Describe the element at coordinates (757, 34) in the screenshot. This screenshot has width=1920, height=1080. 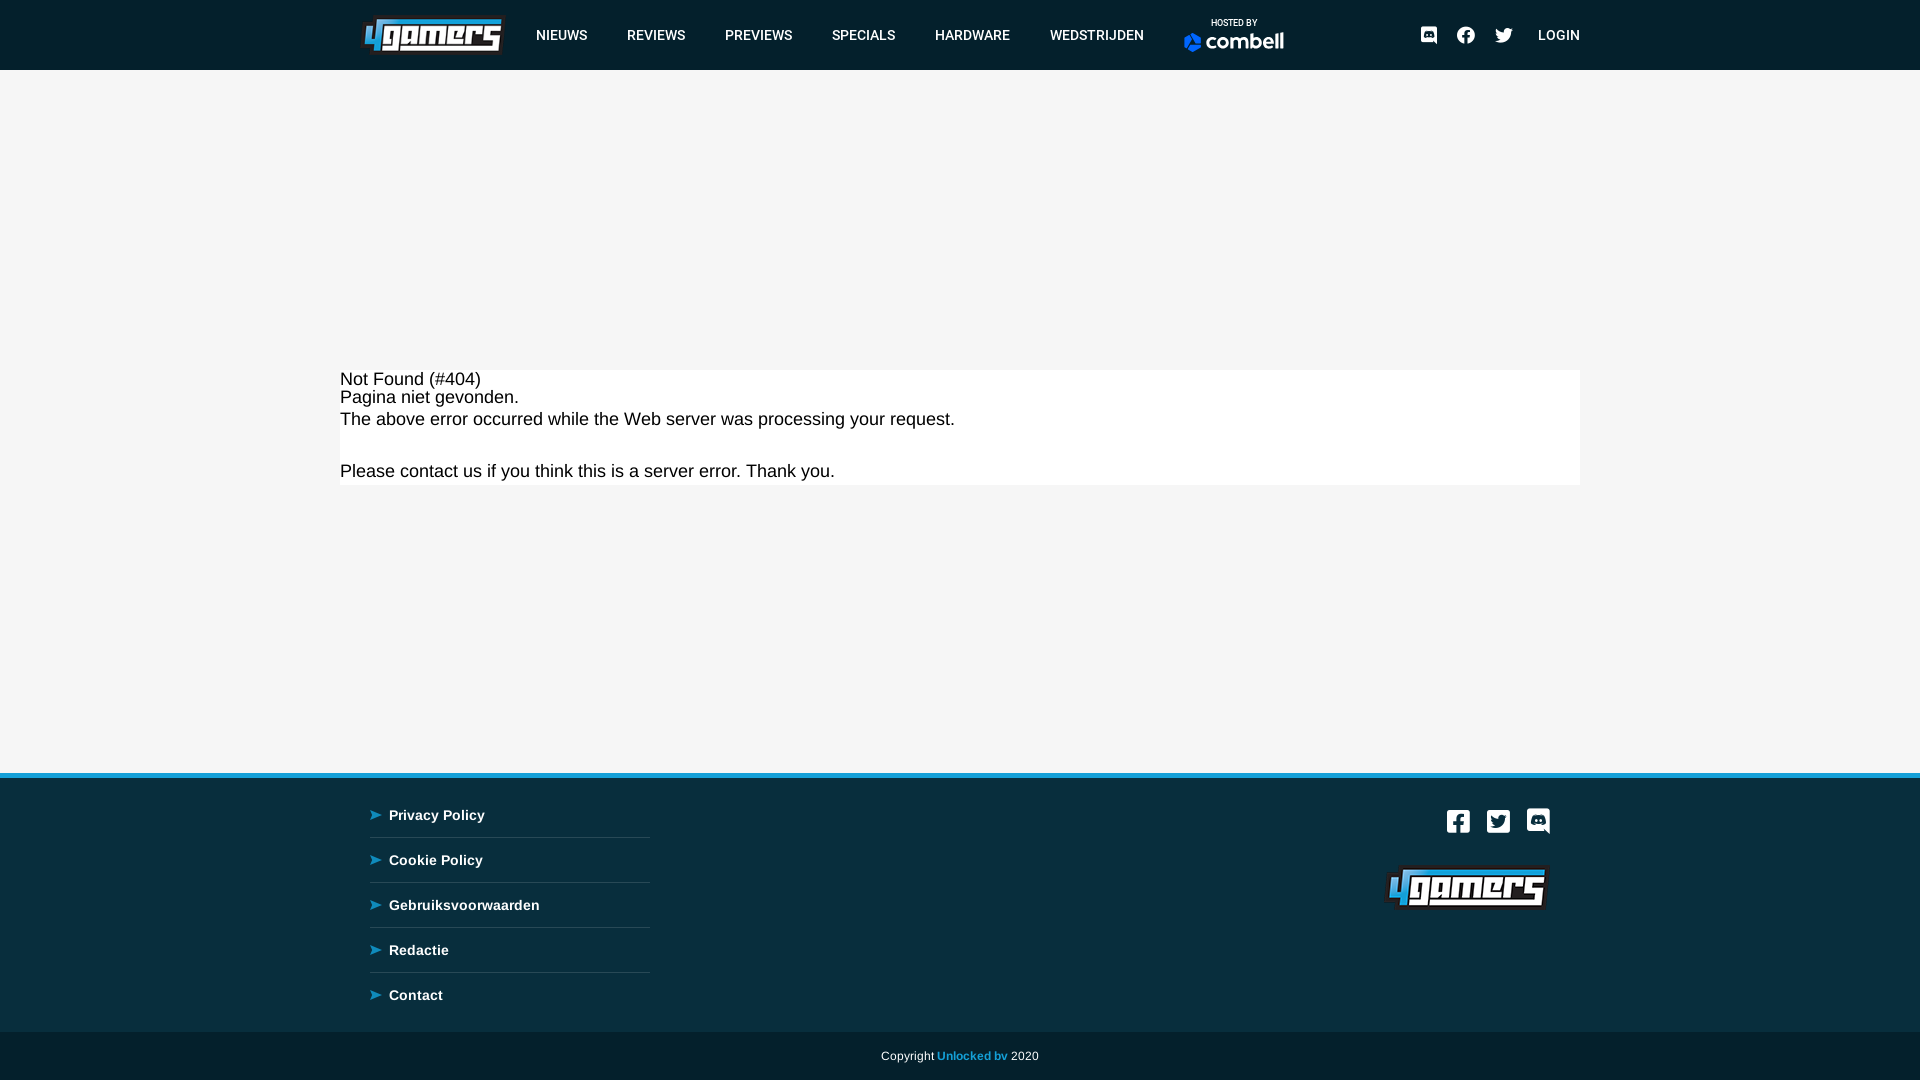
I see `'PREVIEWS'` at that location.